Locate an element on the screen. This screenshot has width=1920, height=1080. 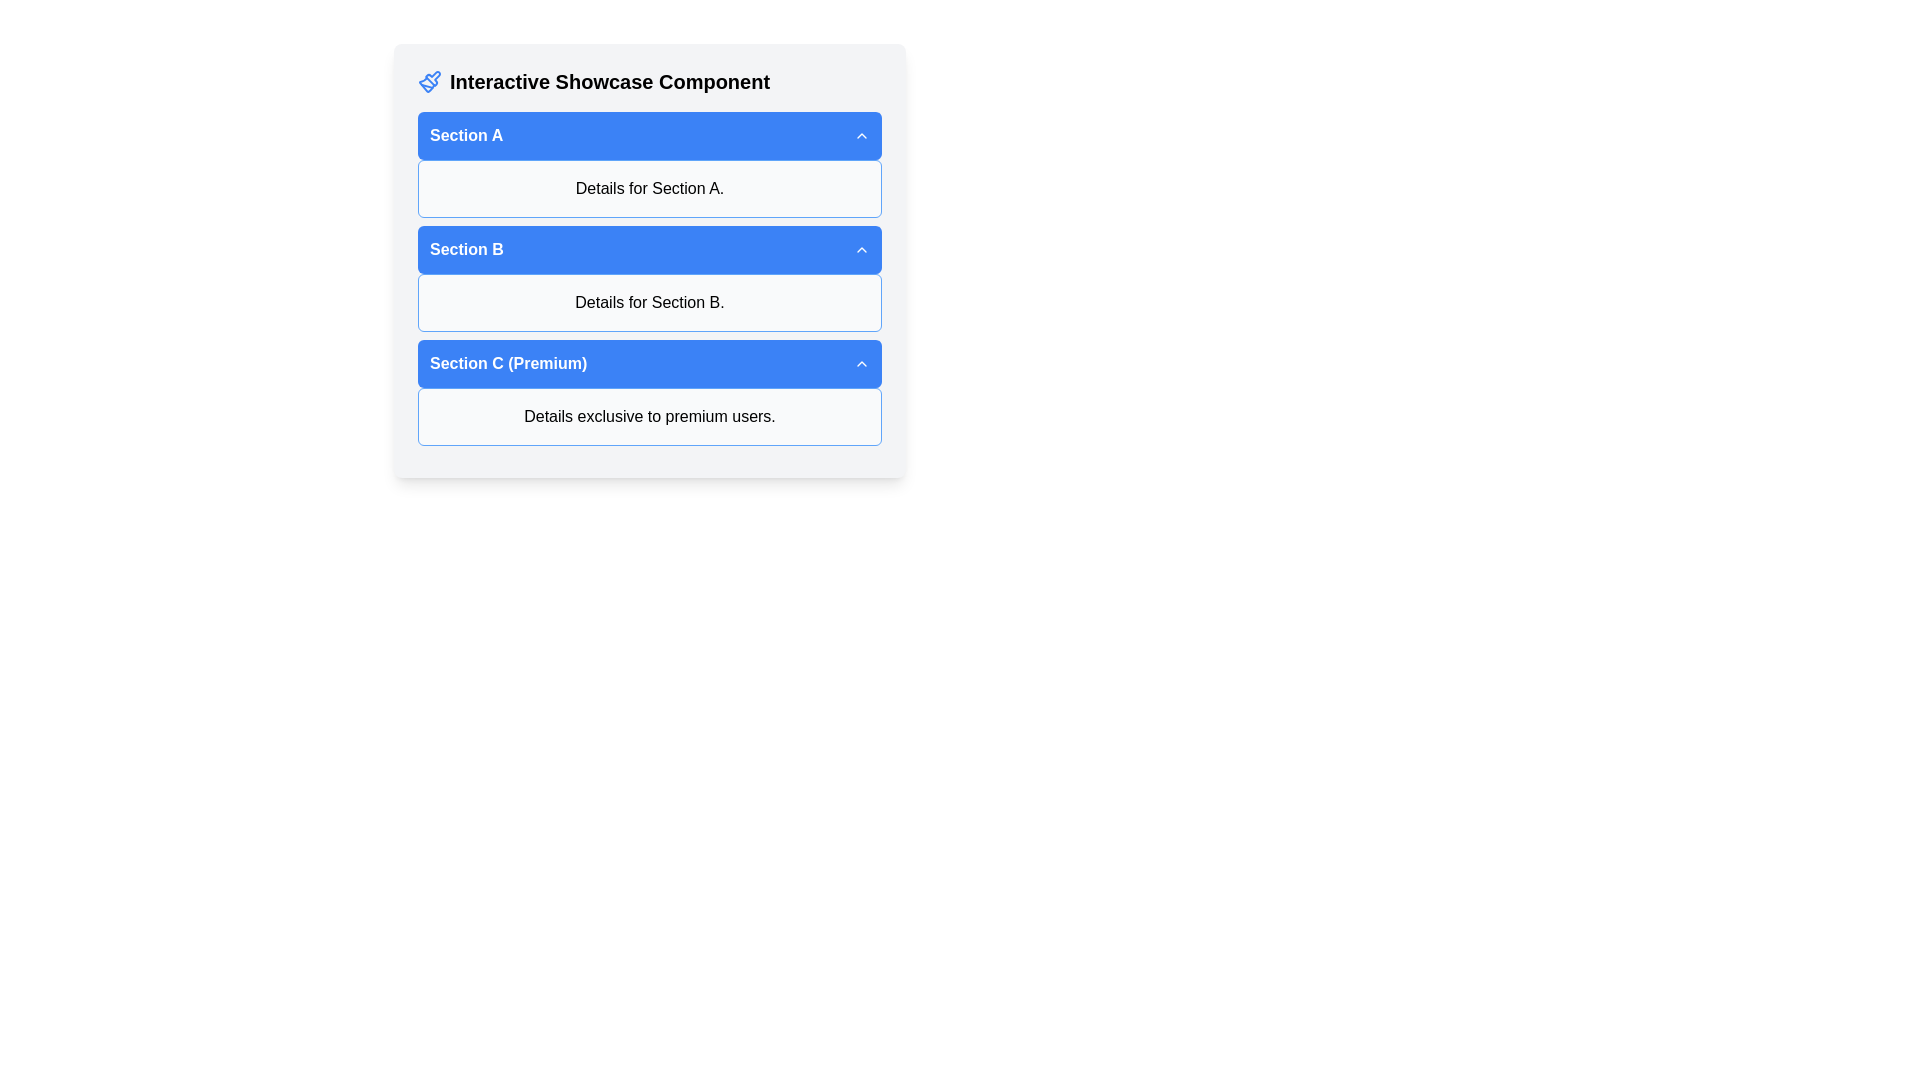
the upward-pointing chevron icon is located at coordinates (862, 363).